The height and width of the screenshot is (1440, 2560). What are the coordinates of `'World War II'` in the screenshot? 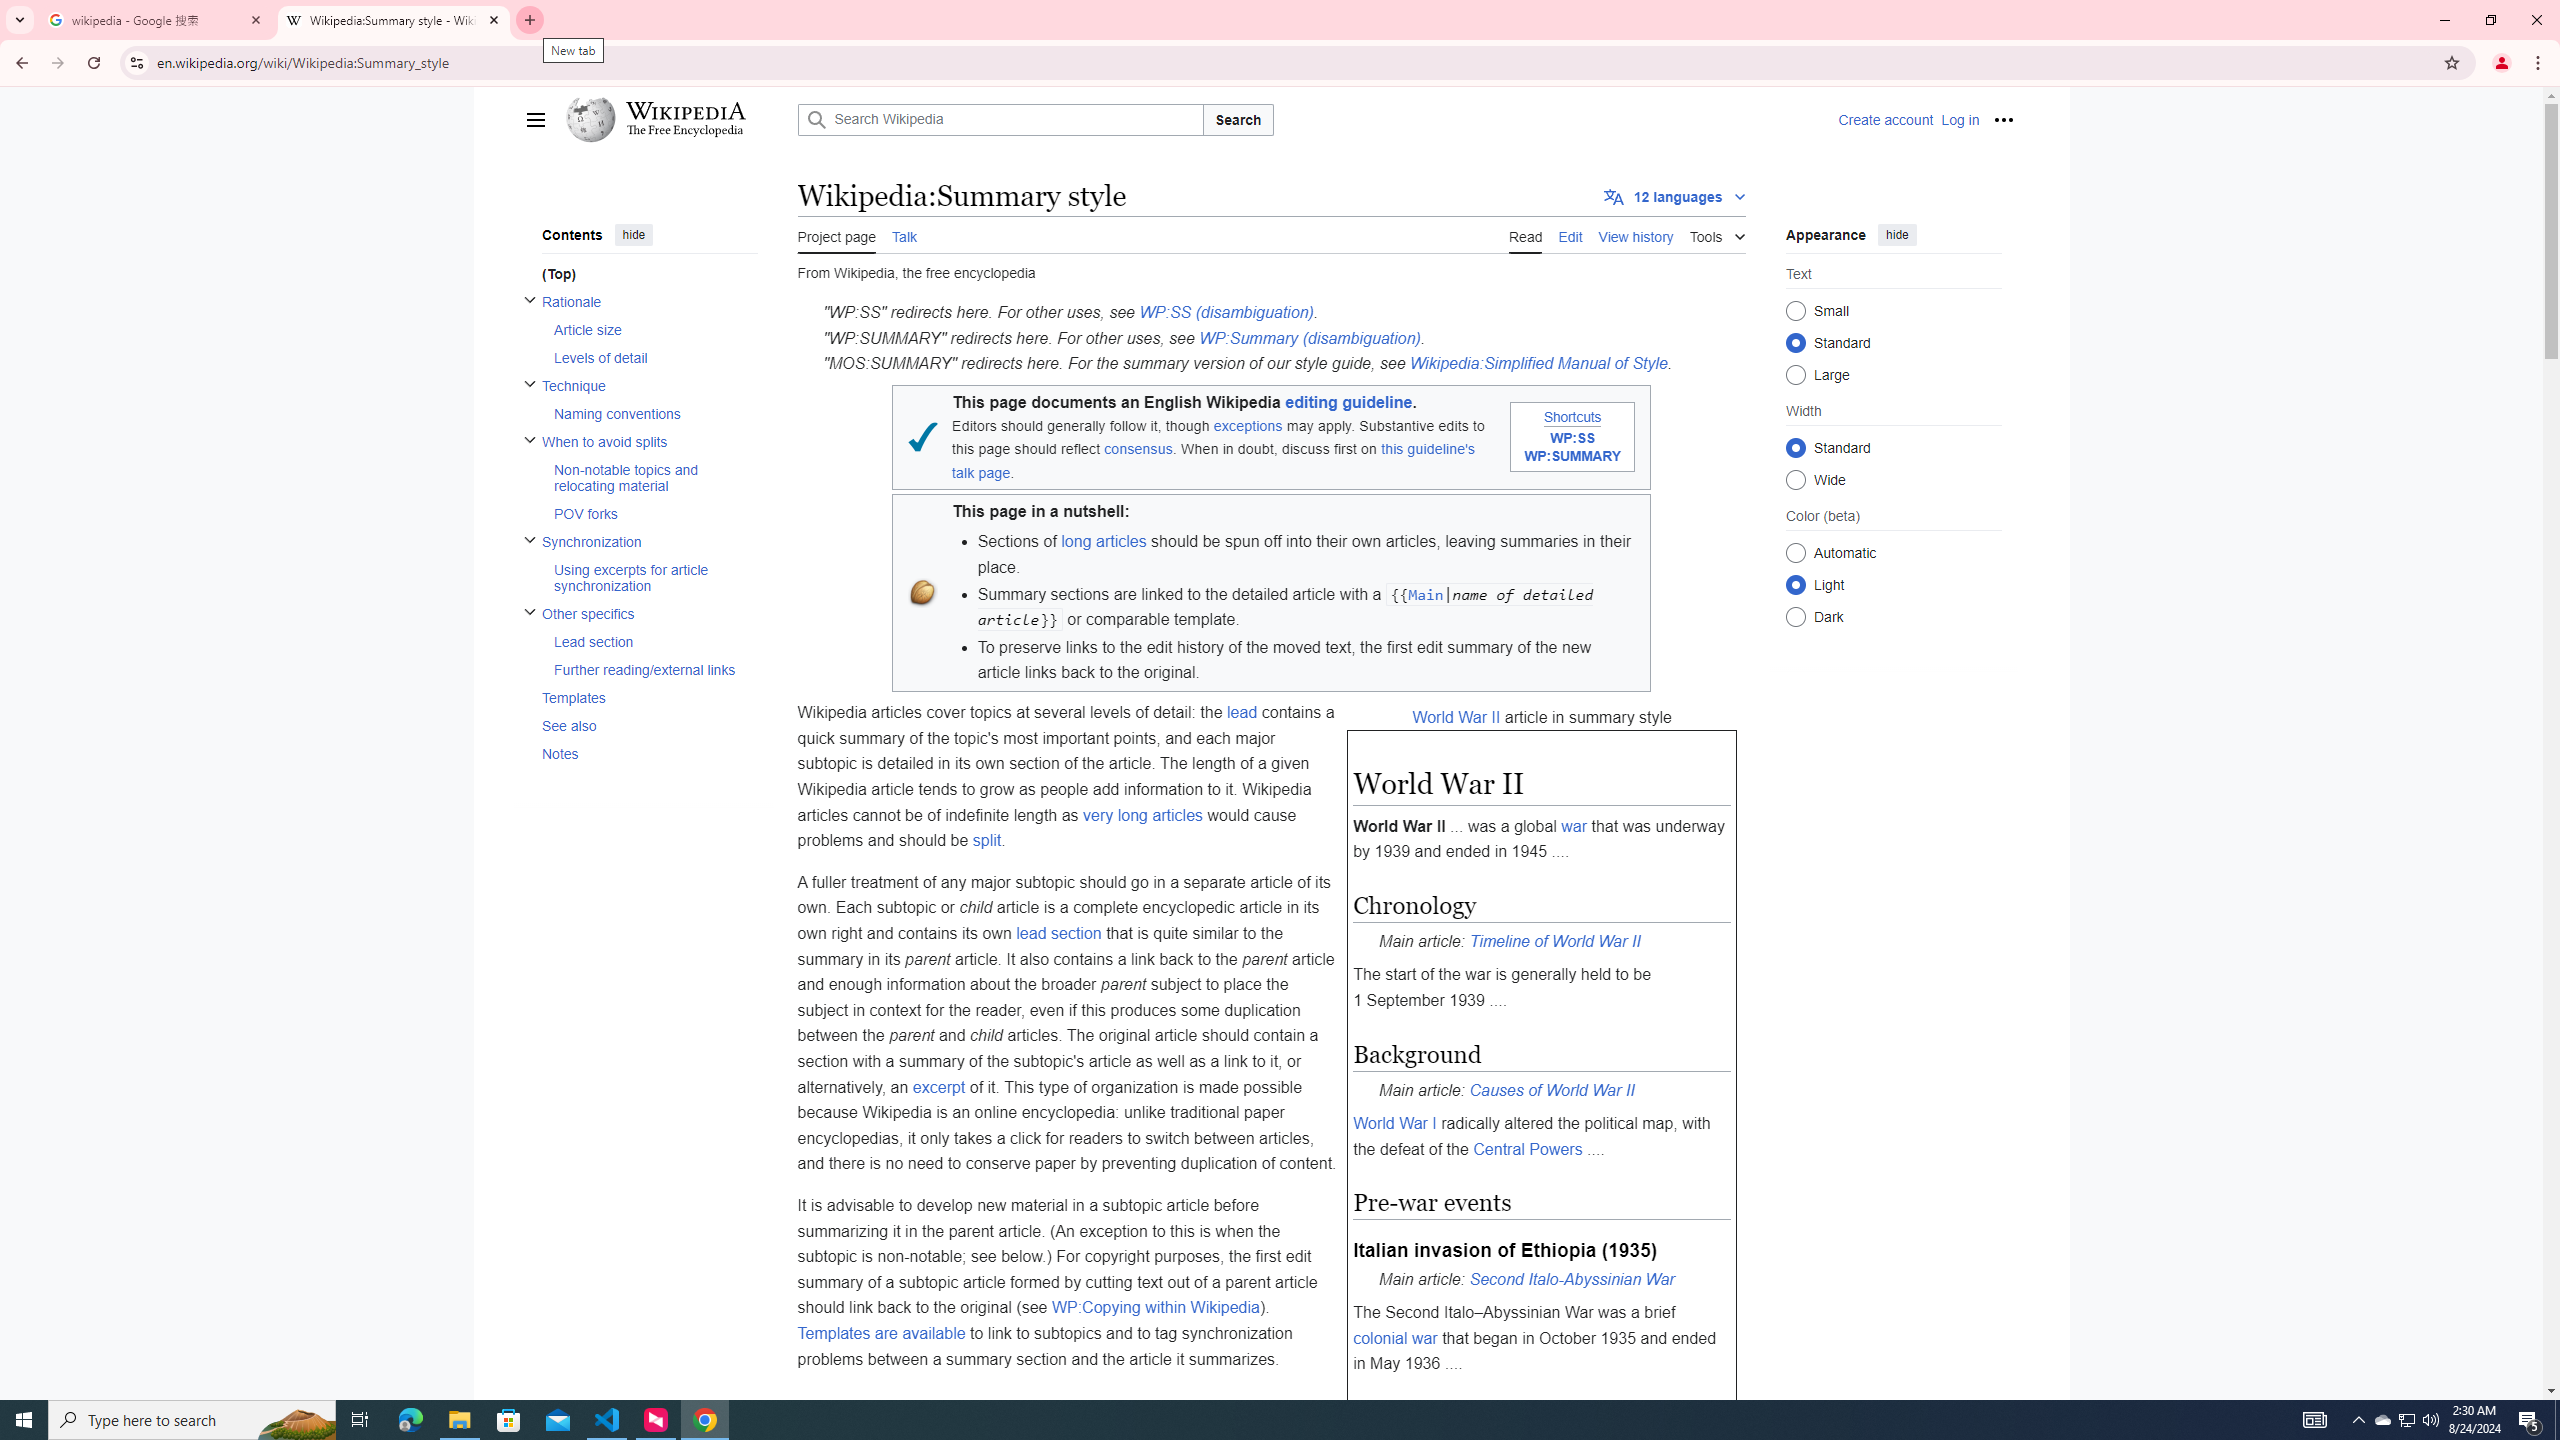 It's located at (1455, 716).